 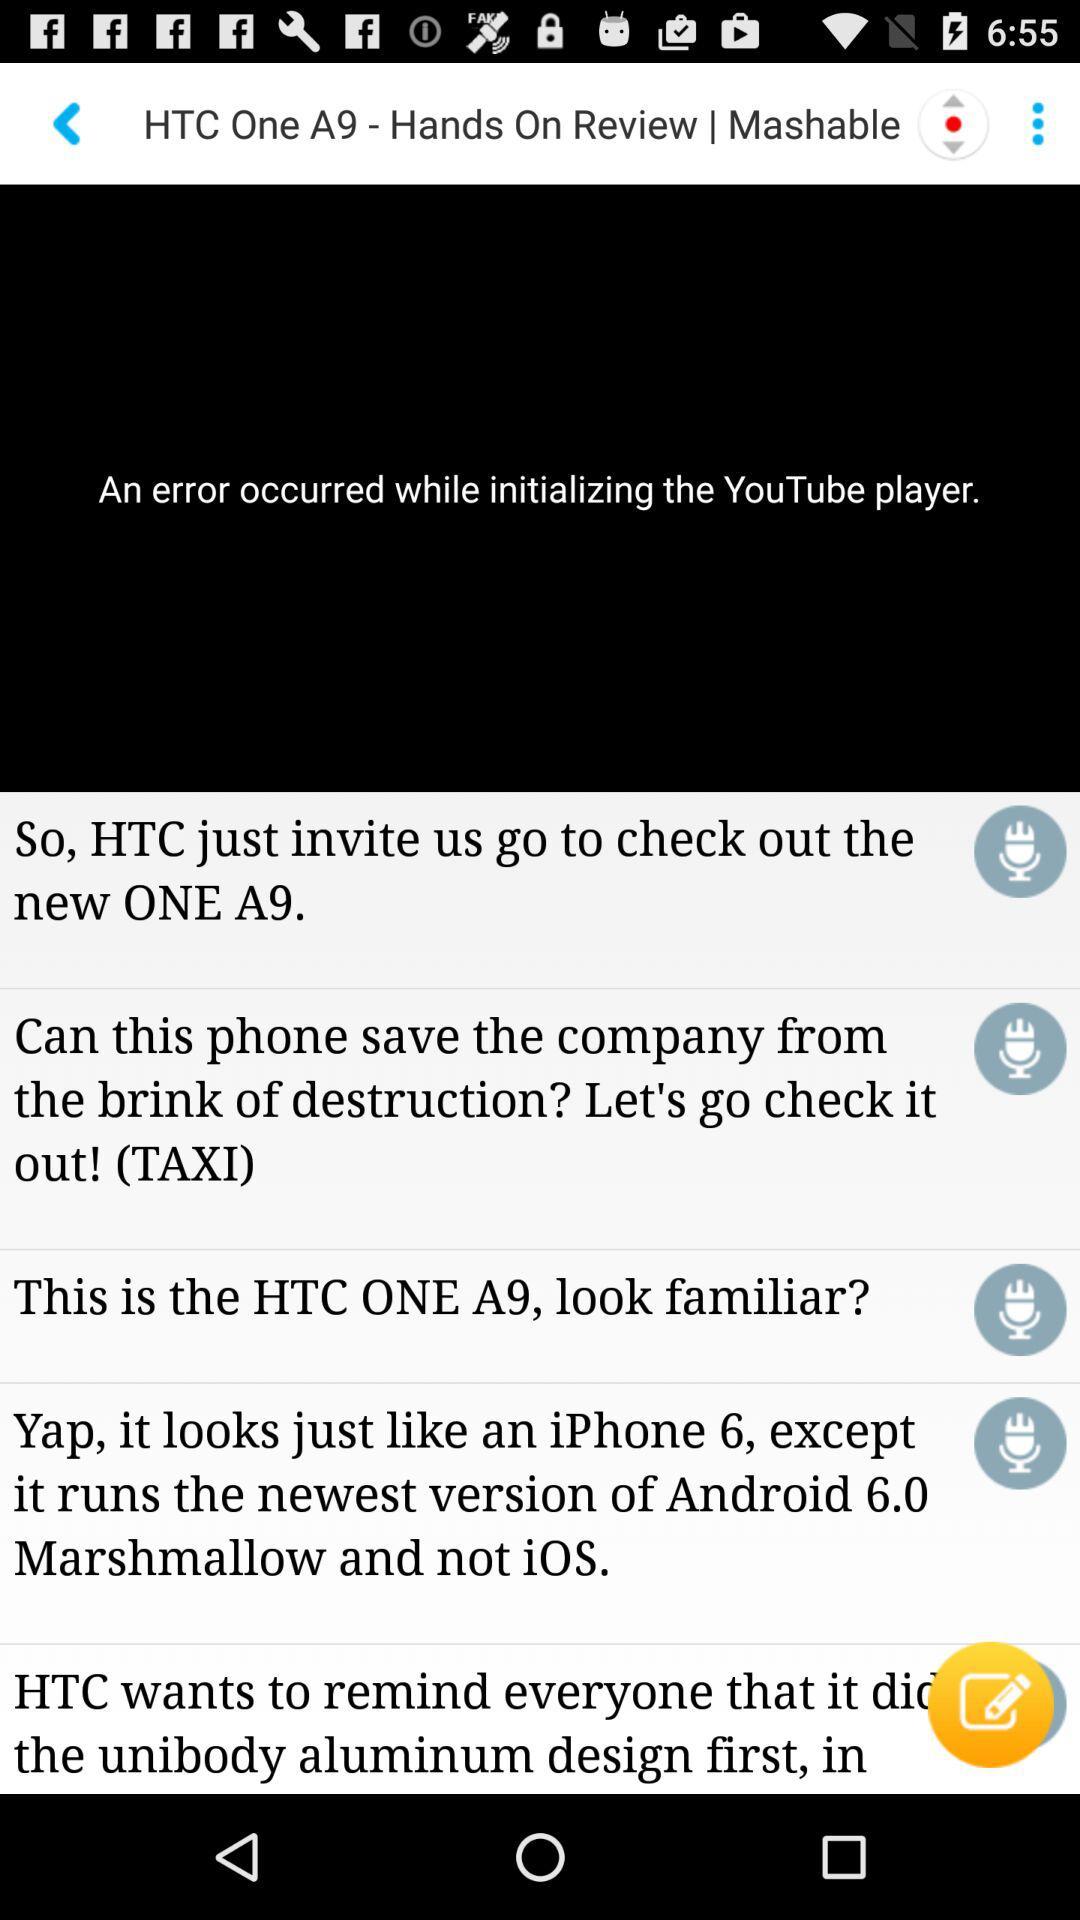 What do you see at coordinates (1020, 1047) in the screenshot?
I see `mic option` at bounding box center [1020, 1047].